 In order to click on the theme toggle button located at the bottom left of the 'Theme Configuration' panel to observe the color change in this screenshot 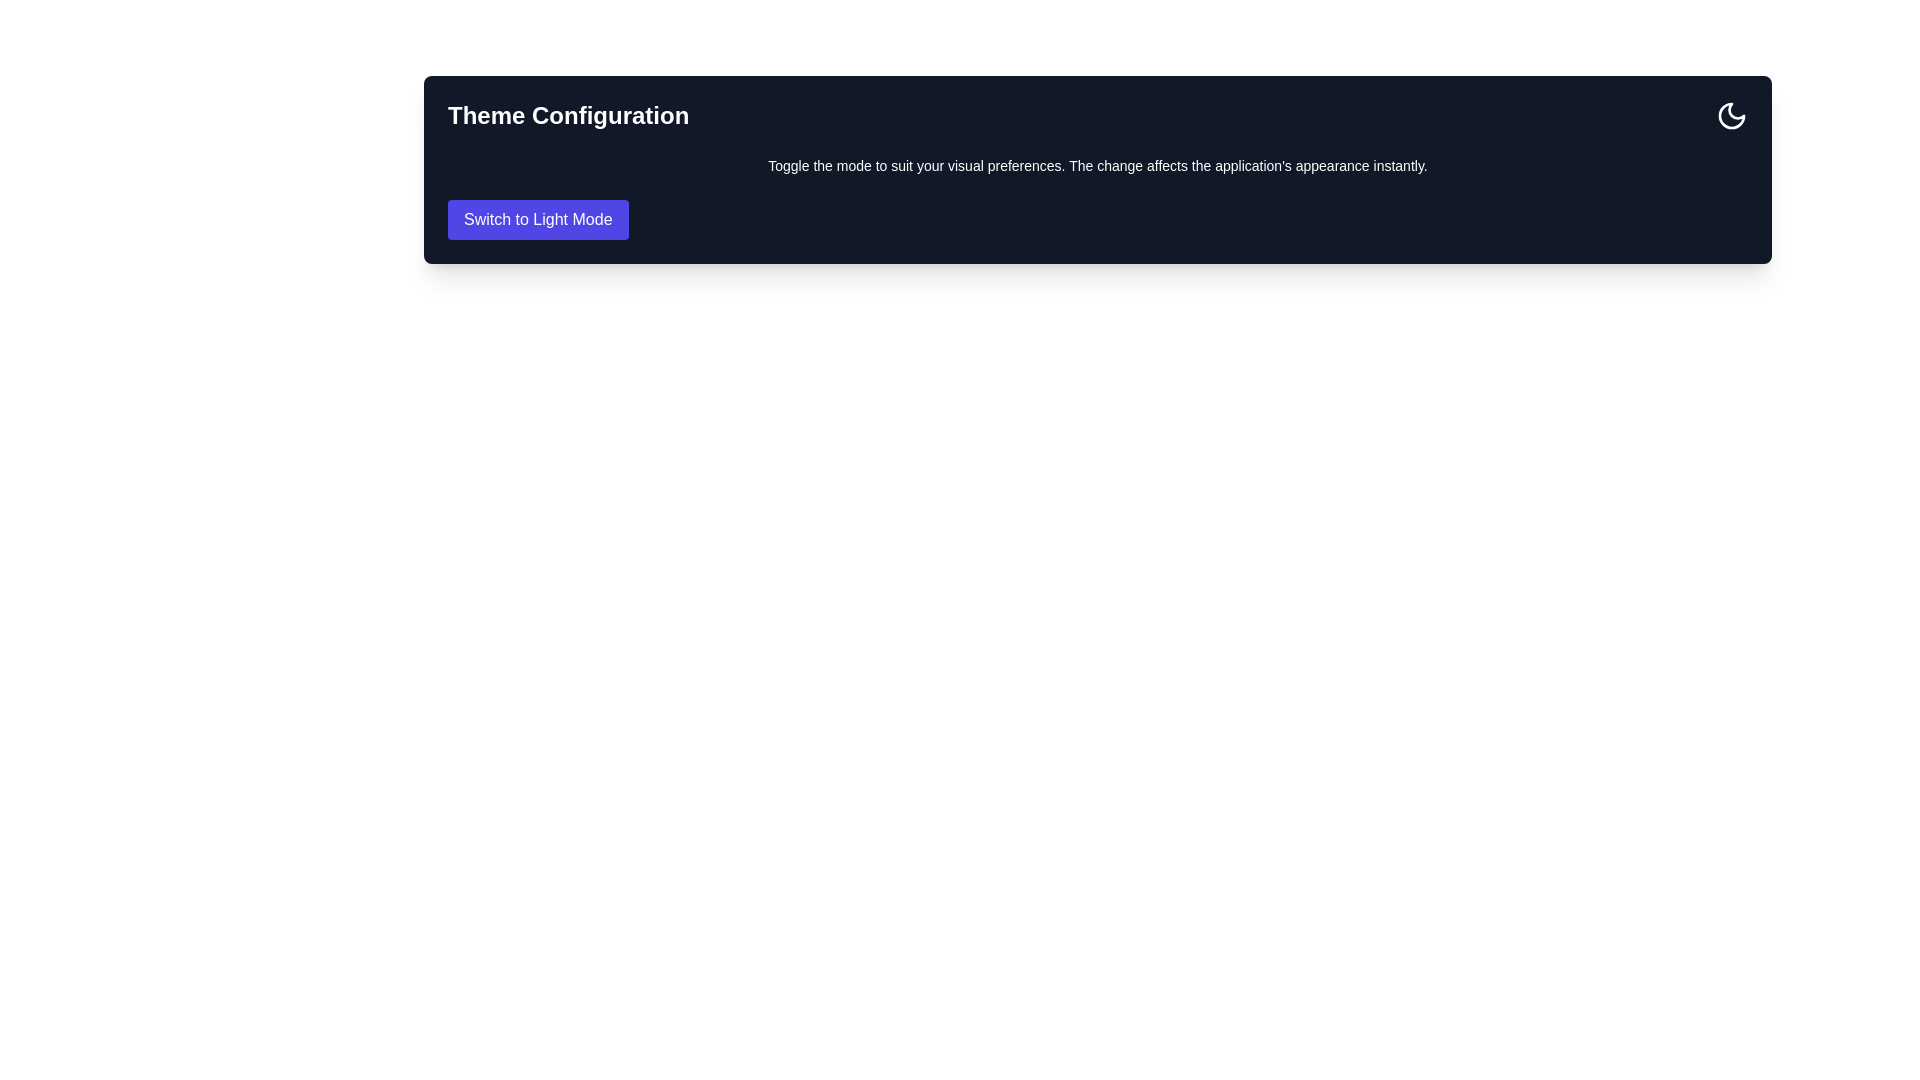, I will do `click(538, 219)`.